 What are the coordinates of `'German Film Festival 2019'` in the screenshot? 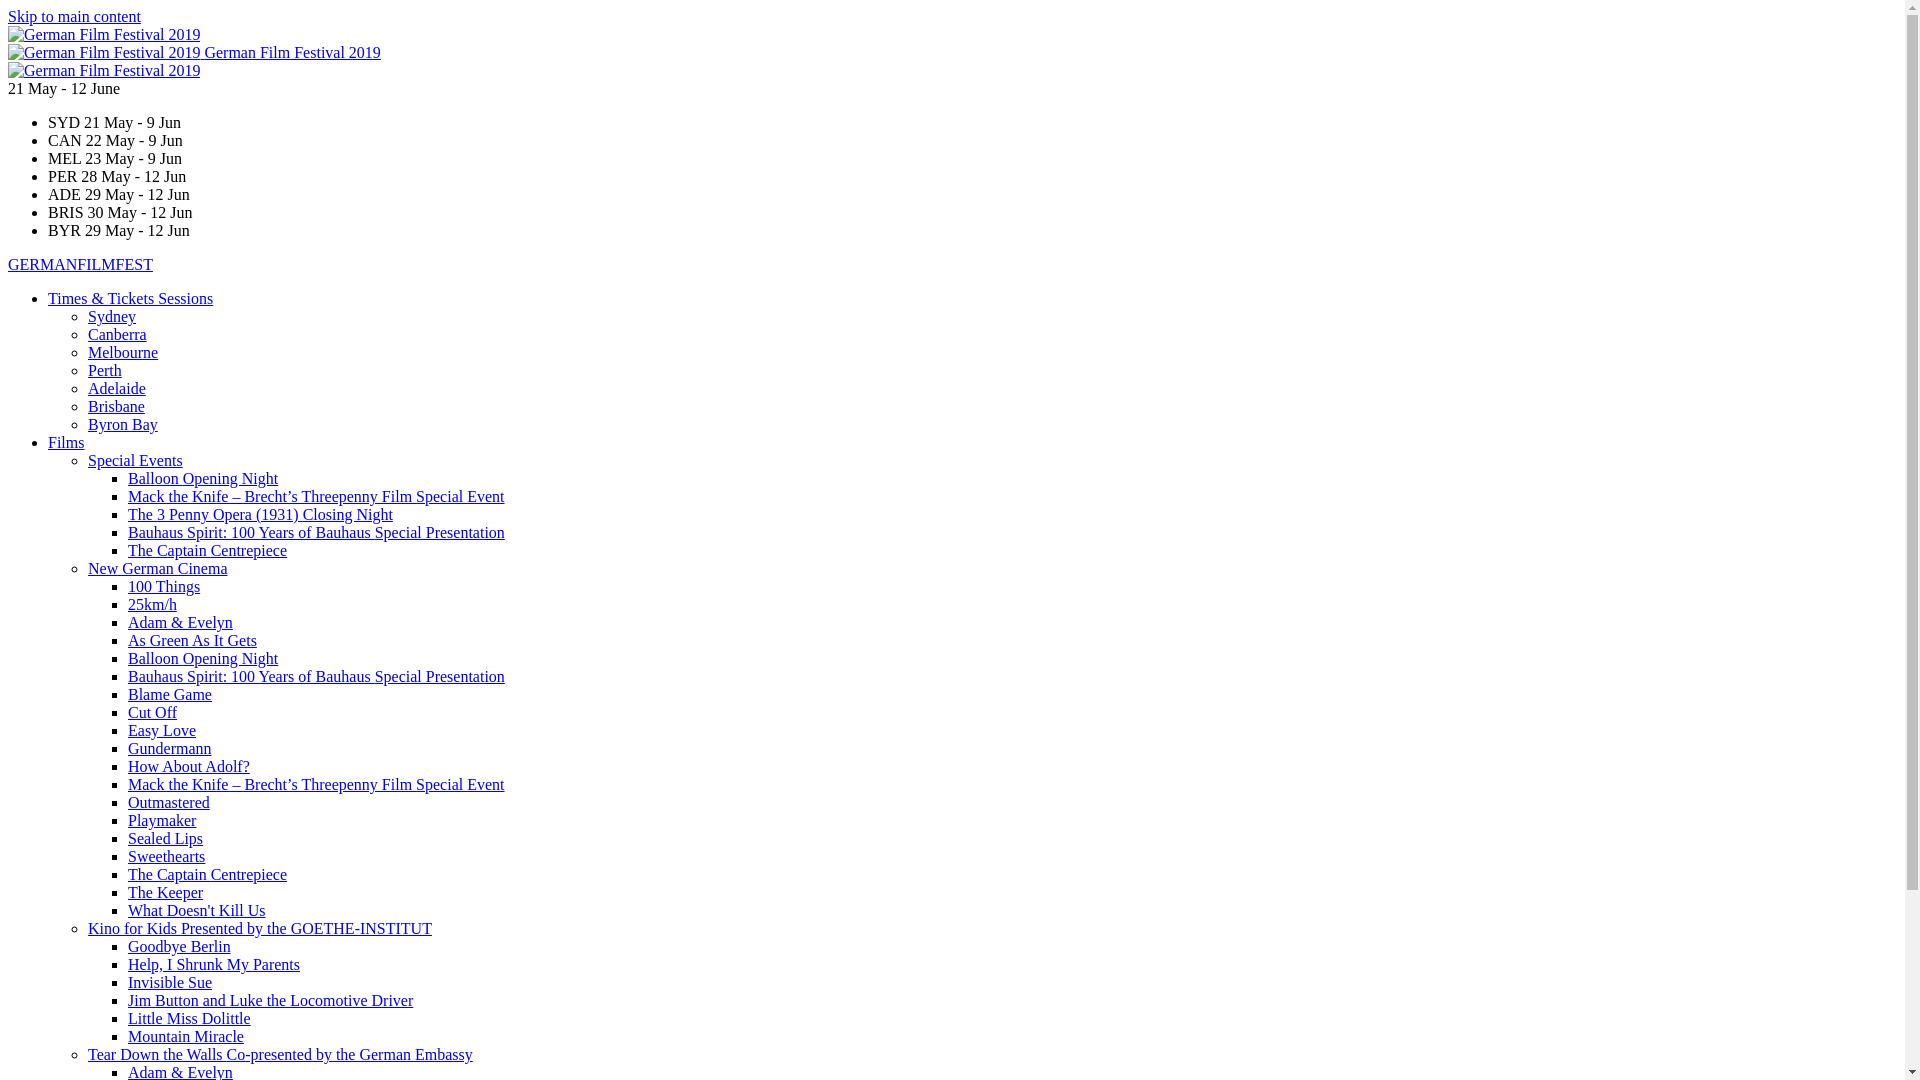 It's located at (104, 51).